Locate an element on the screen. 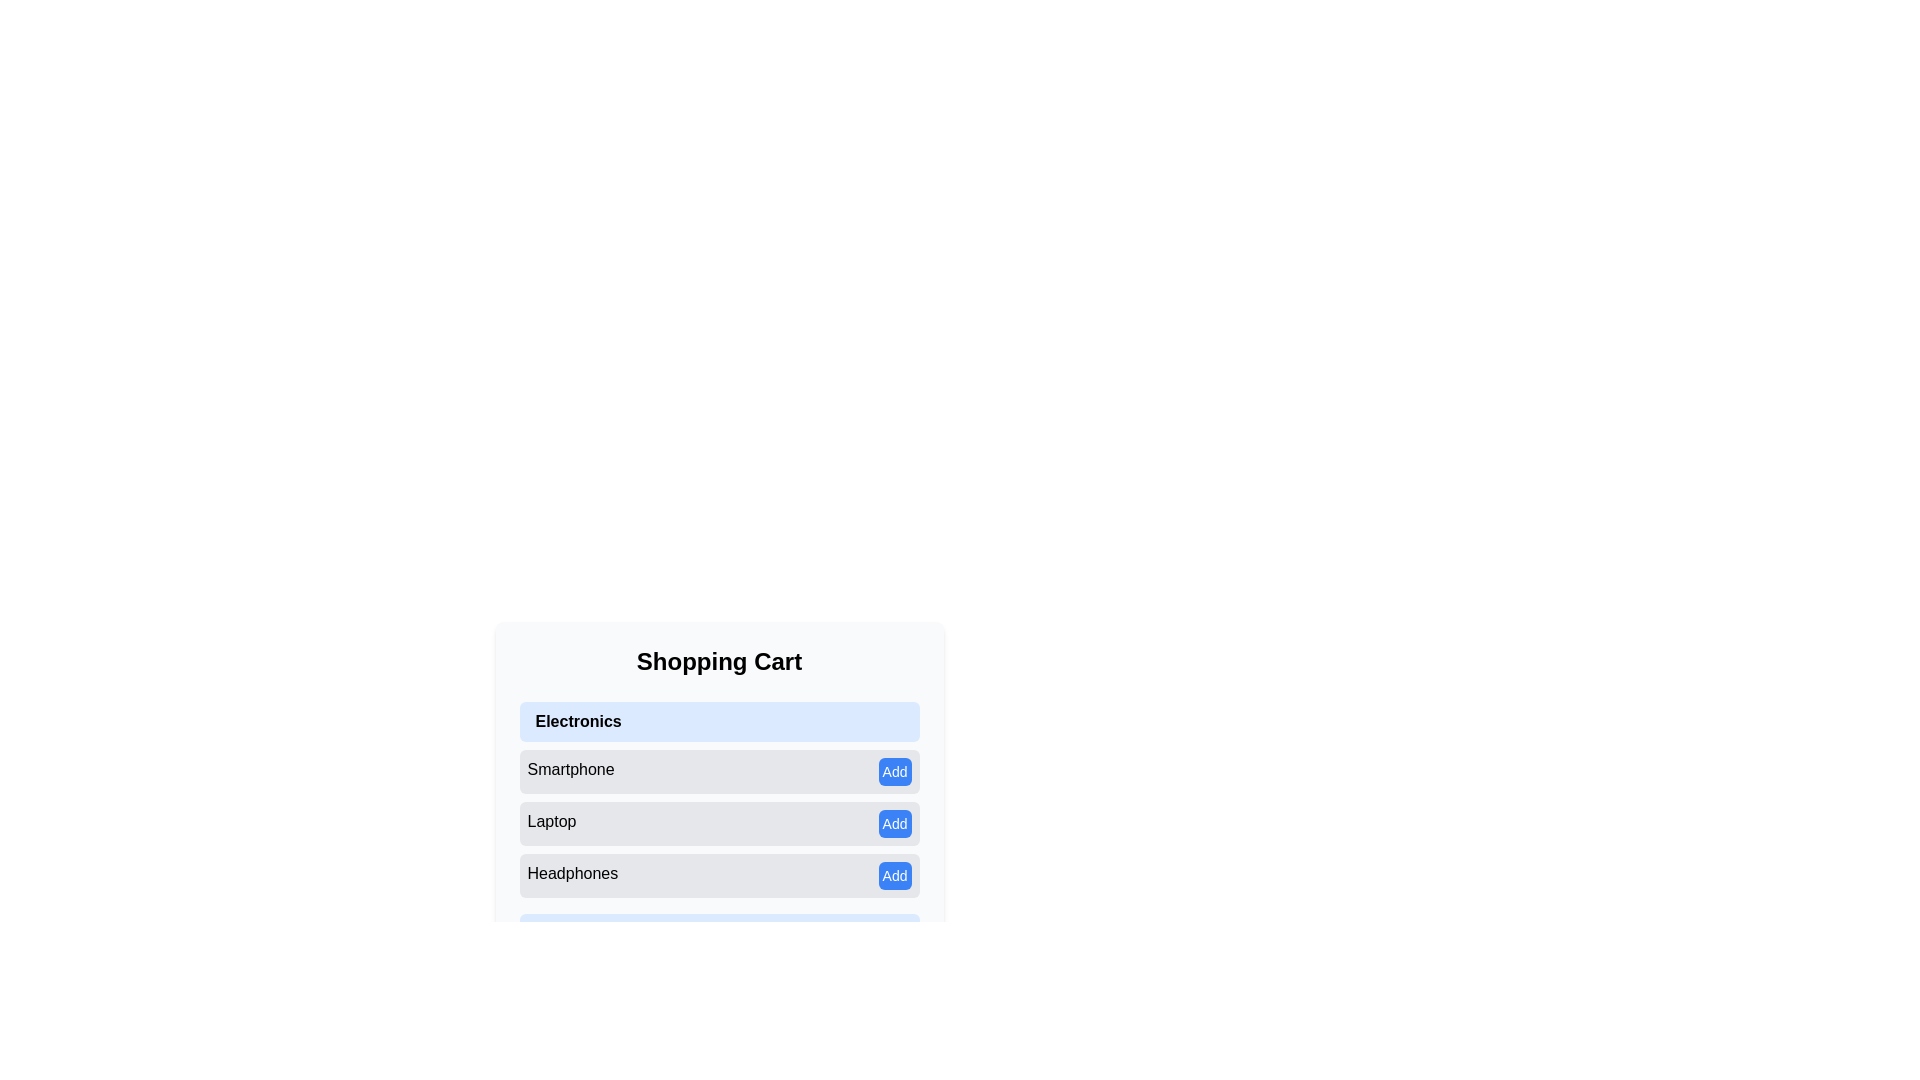 The width and height of the screenshot is (1920, 1080). the 'Add' button for the 'Laptop' item located in the 'Electronics' section of the list is located at coordinates (719, 824).